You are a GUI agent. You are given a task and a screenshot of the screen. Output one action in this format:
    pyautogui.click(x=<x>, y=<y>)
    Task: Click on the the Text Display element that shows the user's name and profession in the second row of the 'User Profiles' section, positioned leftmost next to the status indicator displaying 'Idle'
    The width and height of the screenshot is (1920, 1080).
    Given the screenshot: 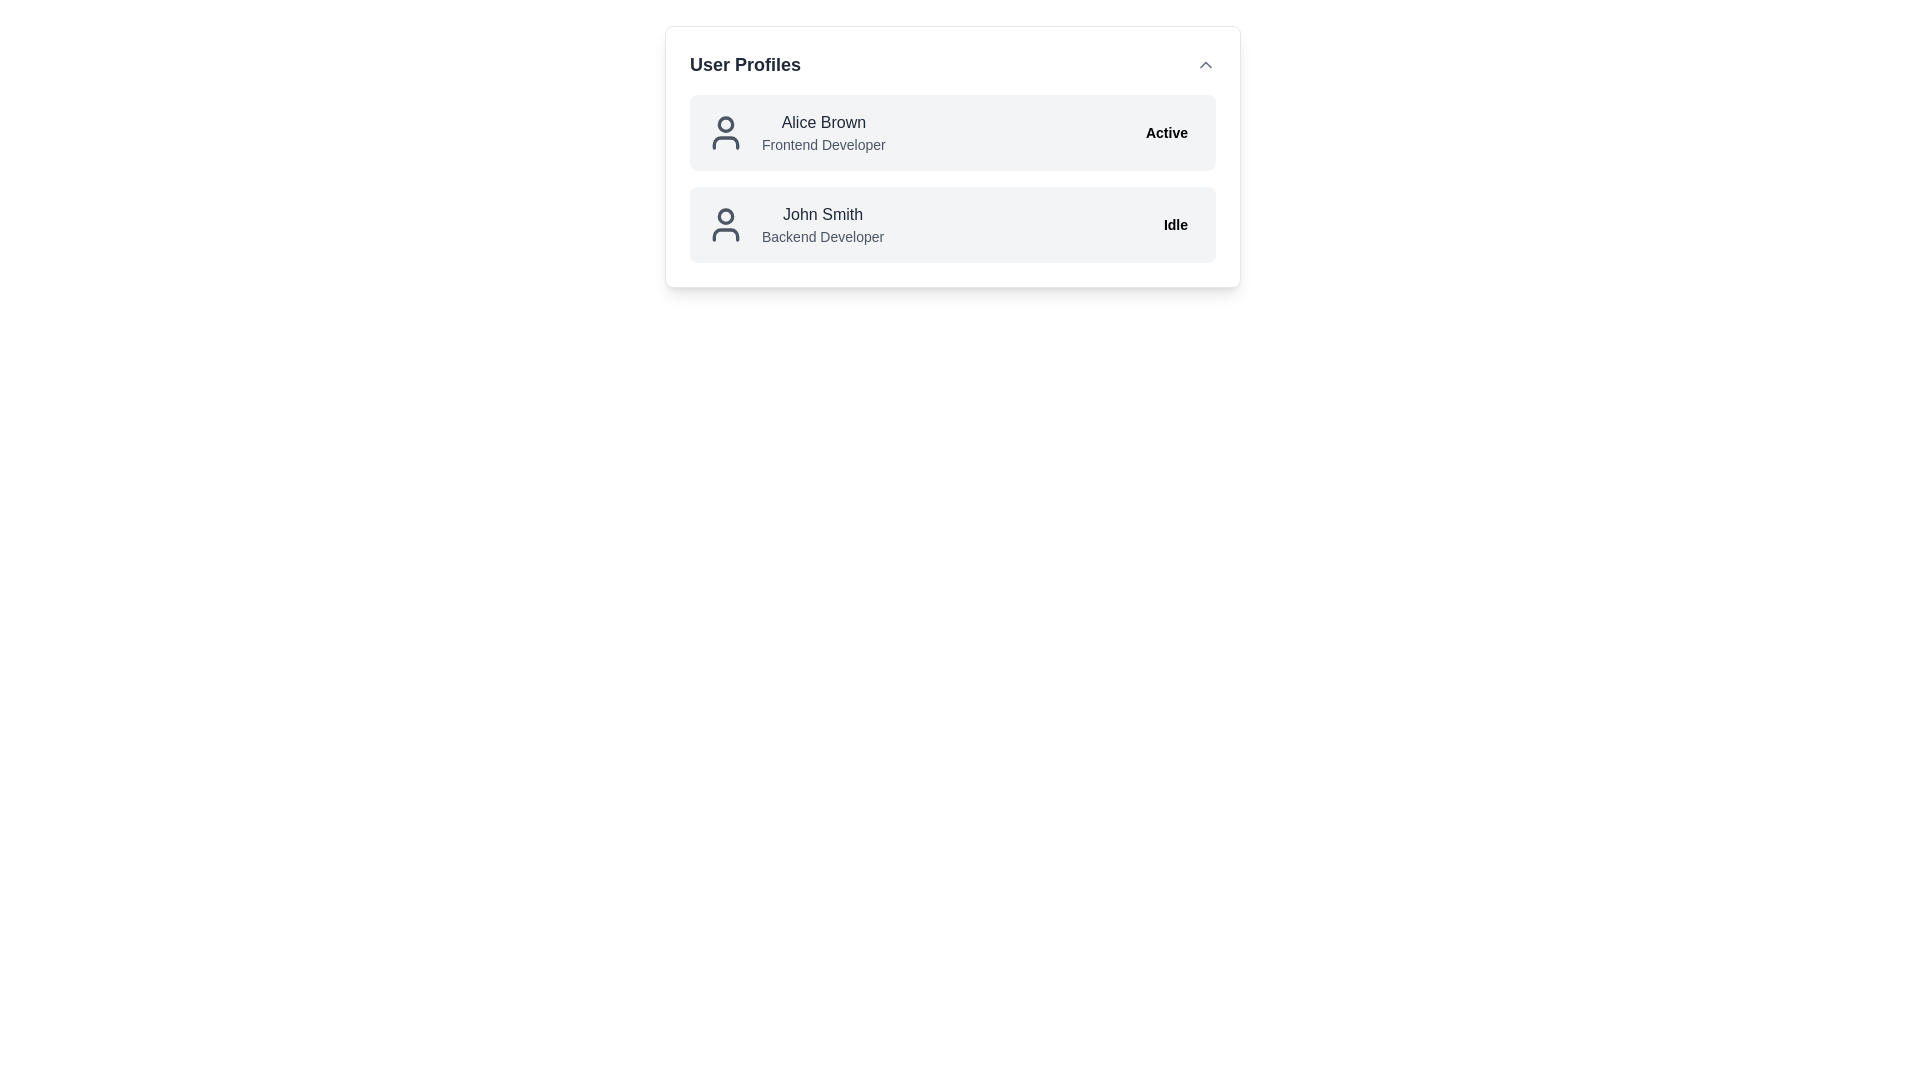 What is the action you would take?
    pyautogui.click(x=794, y=224)
    